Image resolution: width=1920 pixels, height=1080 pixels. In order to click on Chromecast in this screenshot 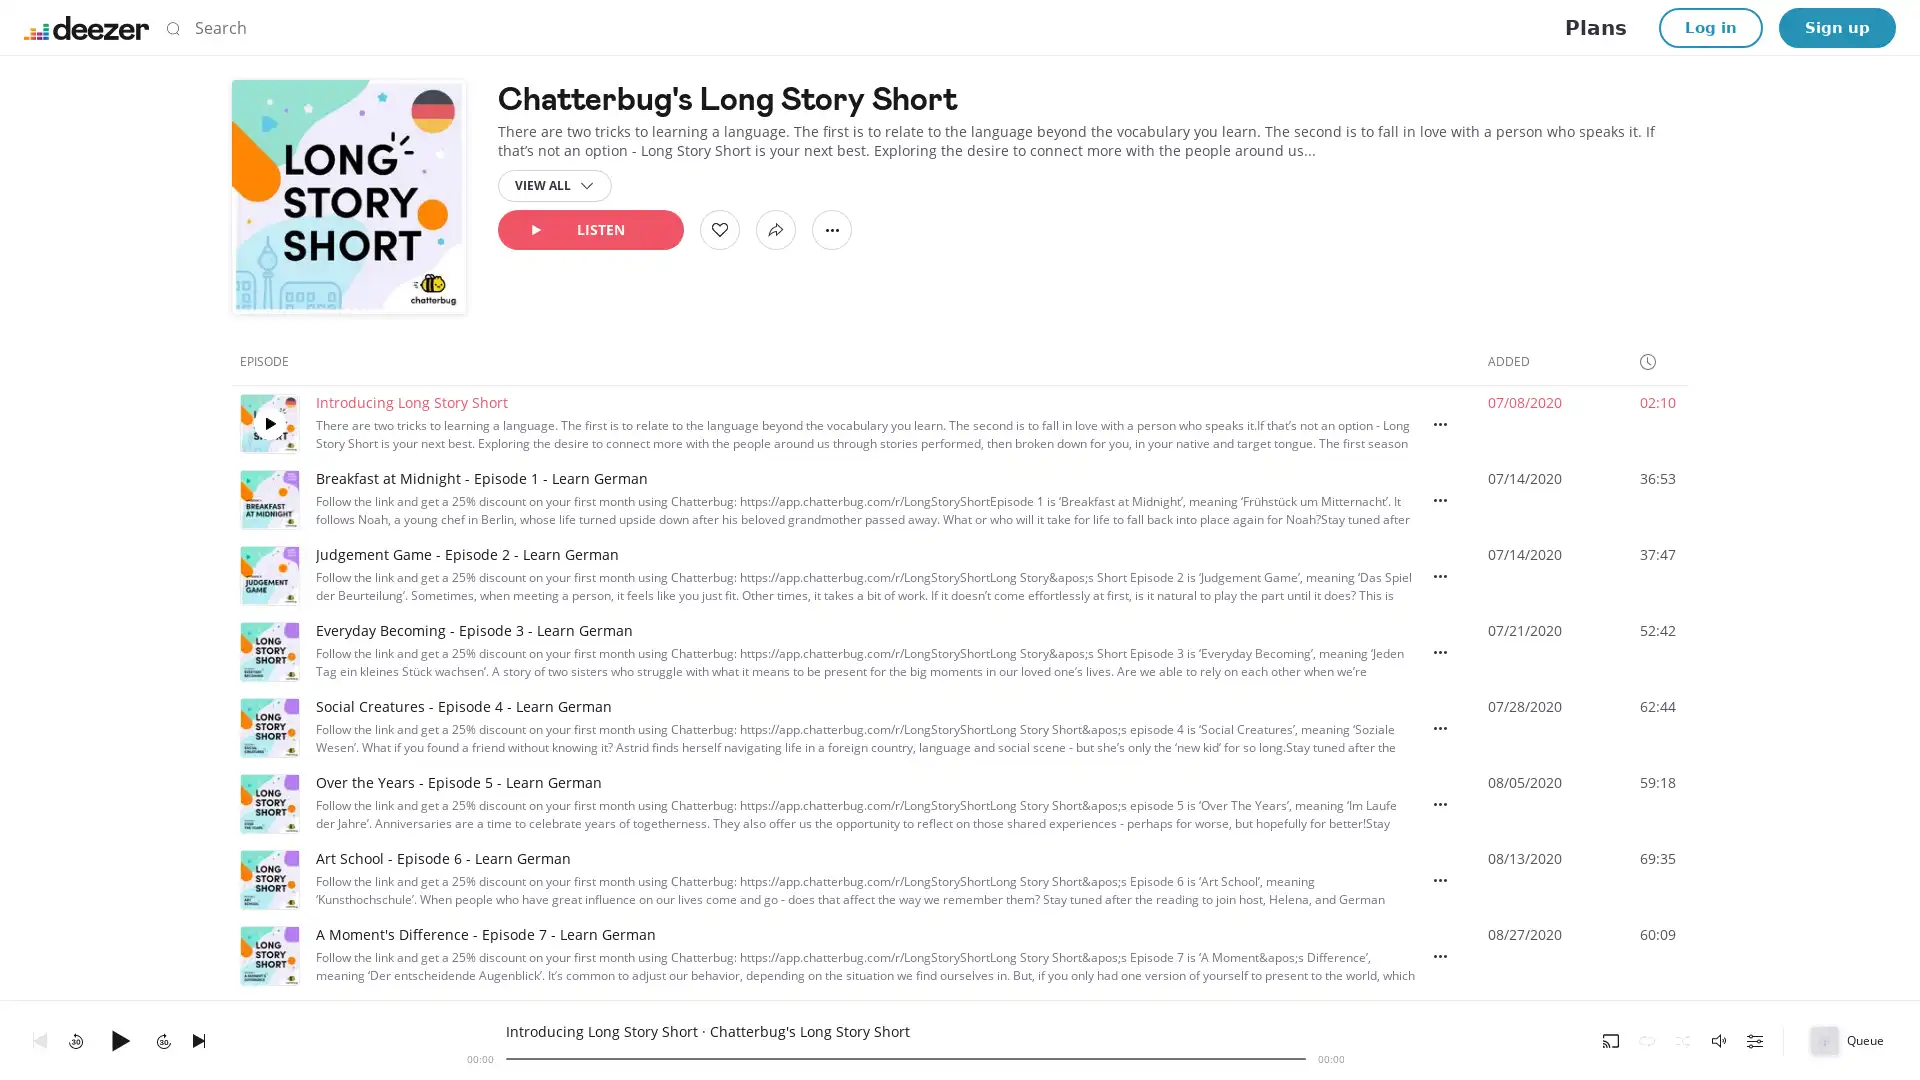, I will do `click(1611, 1039)`.